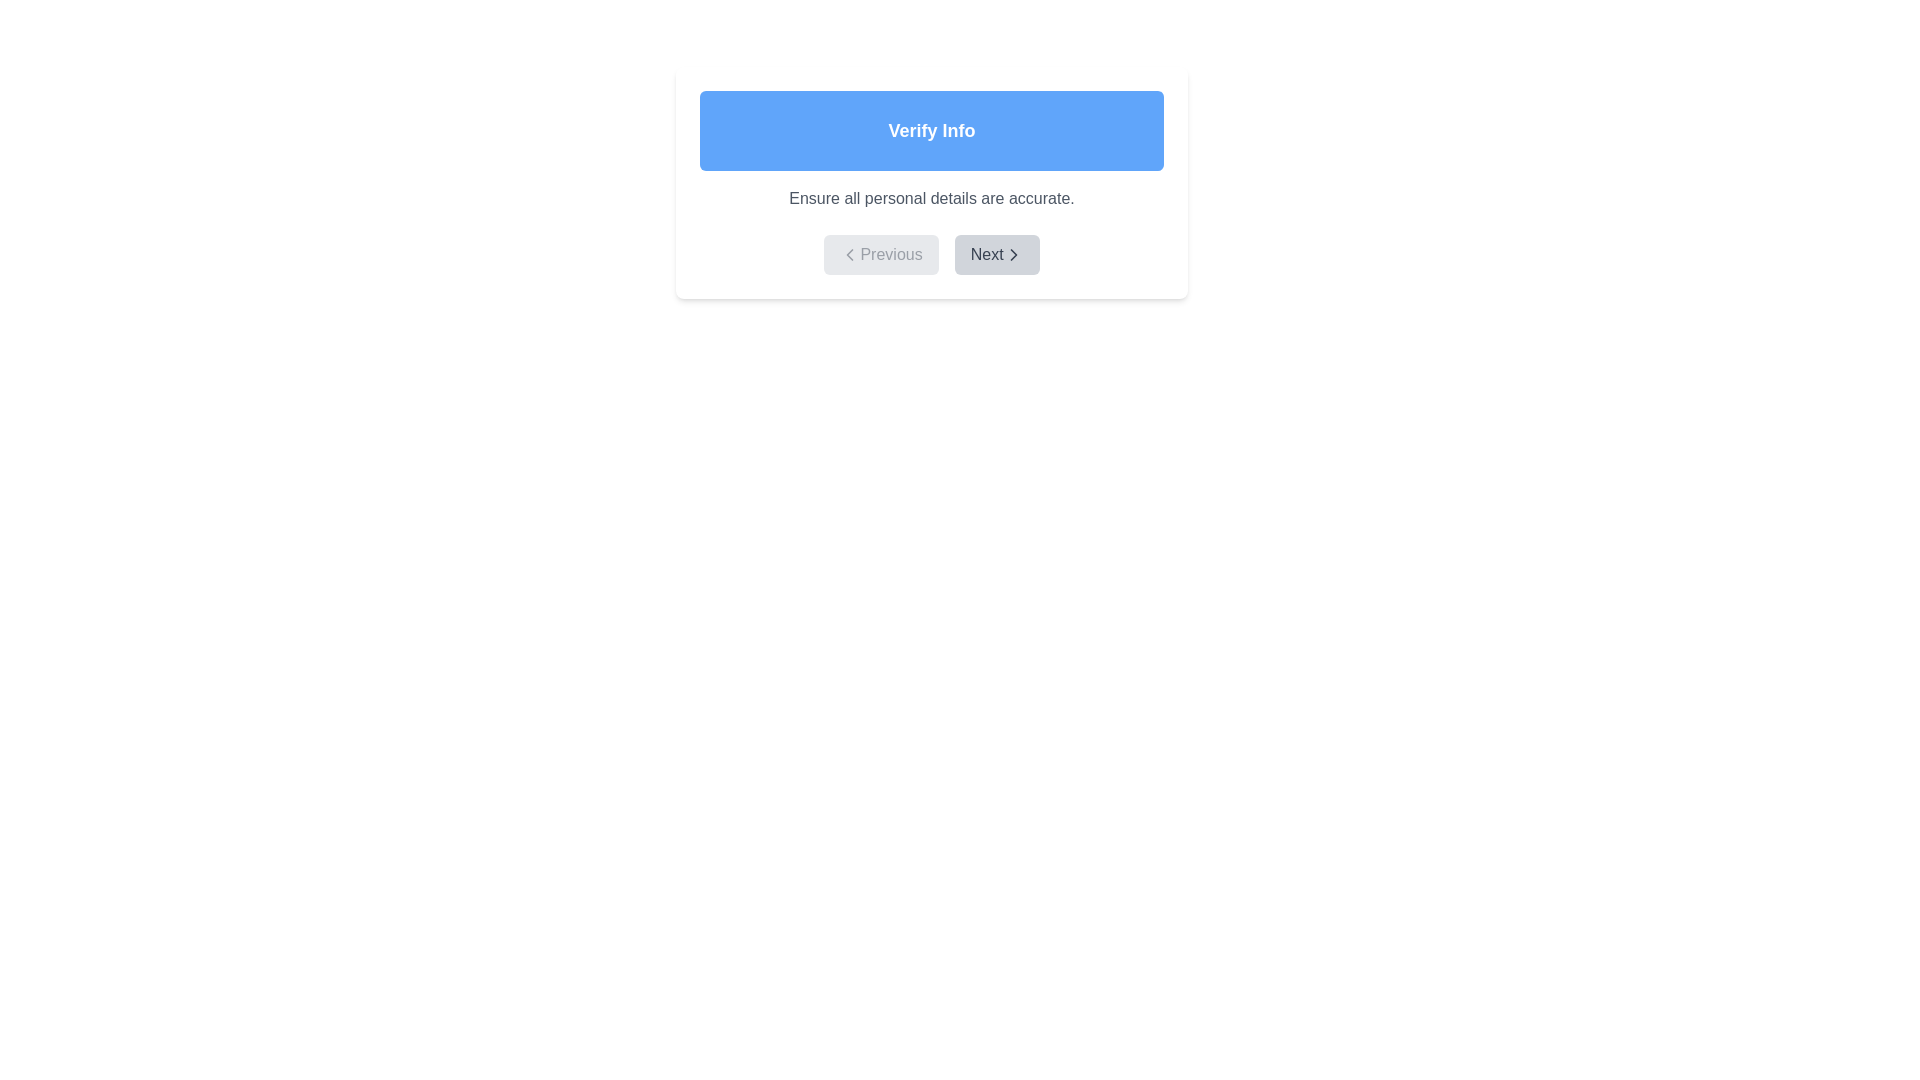 This screenshot has height=1080, width=1920. What do you see at coordinates (930, 182) in the screenshot?
I see `prompt on the white rectangular panel which contains the text 'Ensure all personal details are accurate'` at bounding box center [930, 182].